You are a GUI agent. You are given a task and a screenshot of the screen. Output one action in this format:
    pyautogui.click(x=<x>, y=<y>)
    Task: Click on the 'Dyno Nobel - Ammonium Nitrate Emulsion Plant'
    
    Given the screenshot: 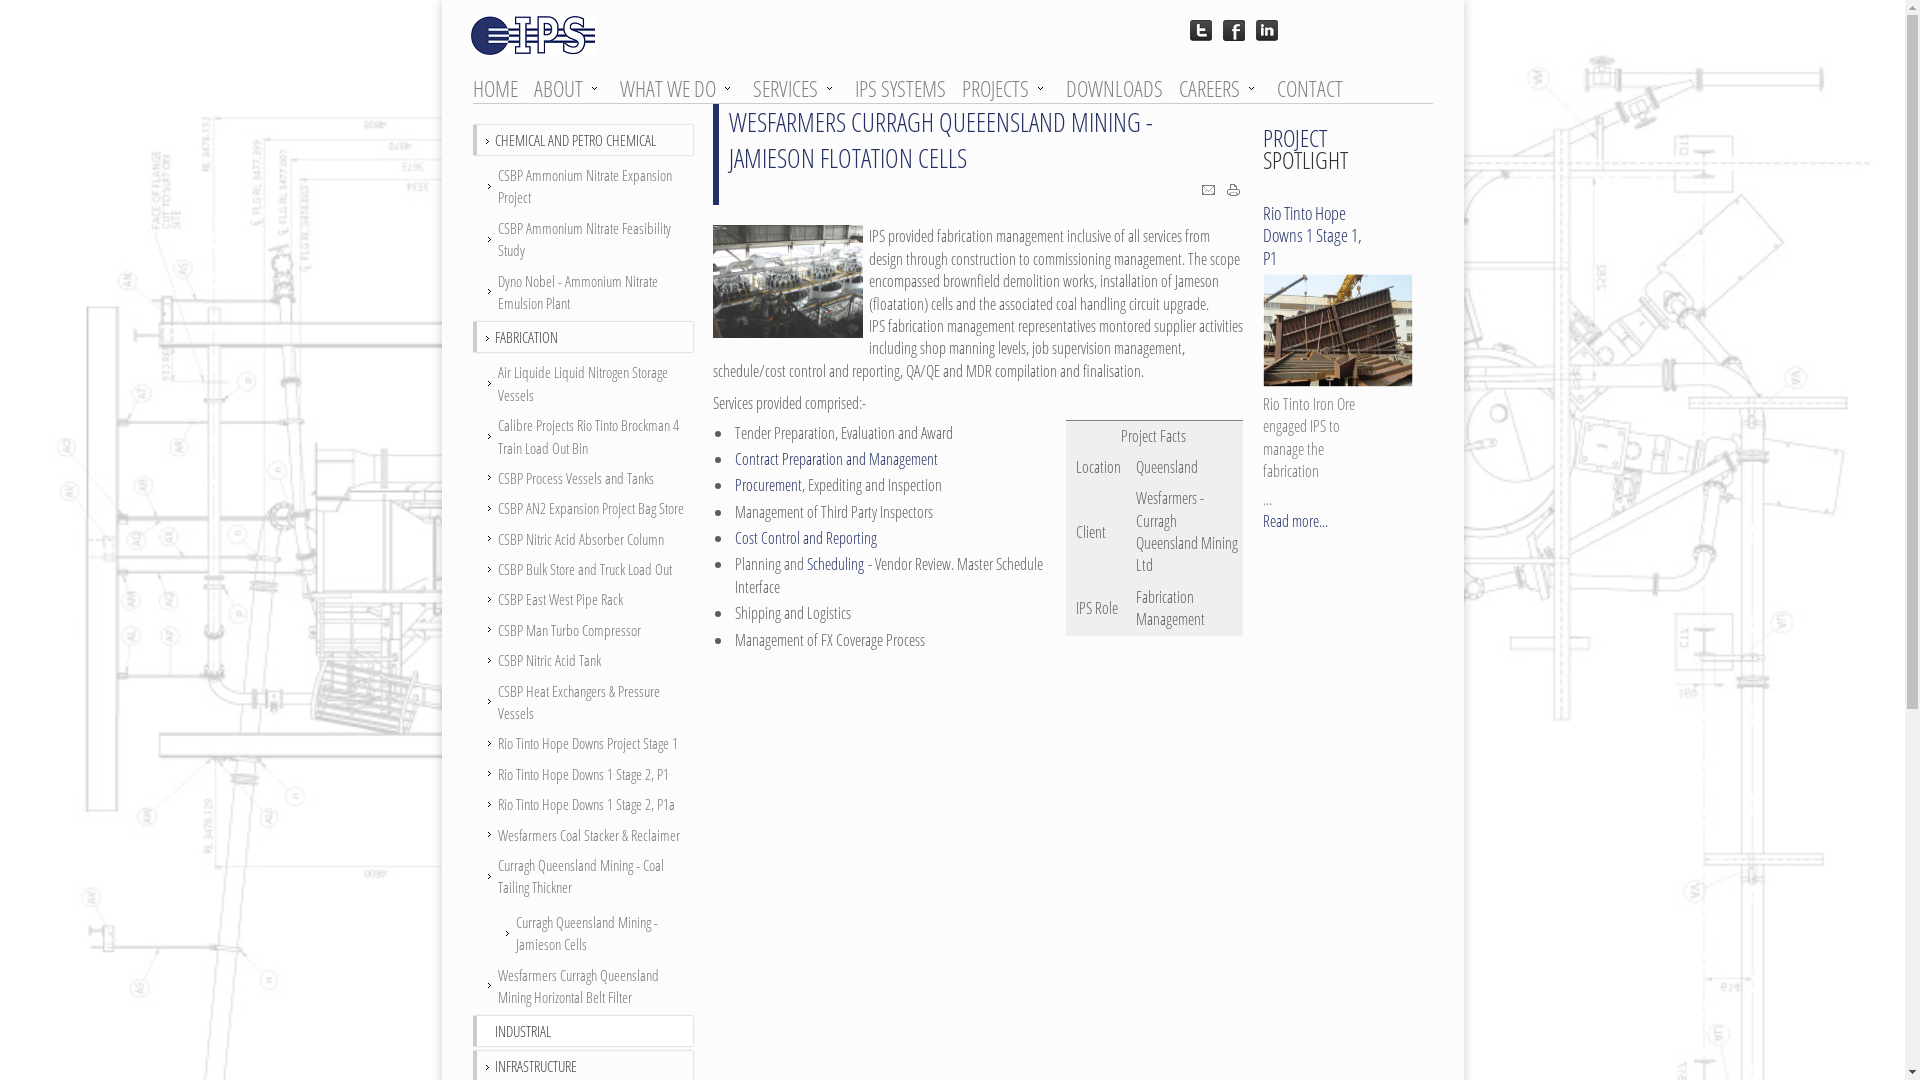 What is the action you would take?
    pyautogui.click(x=481, y=292)
    